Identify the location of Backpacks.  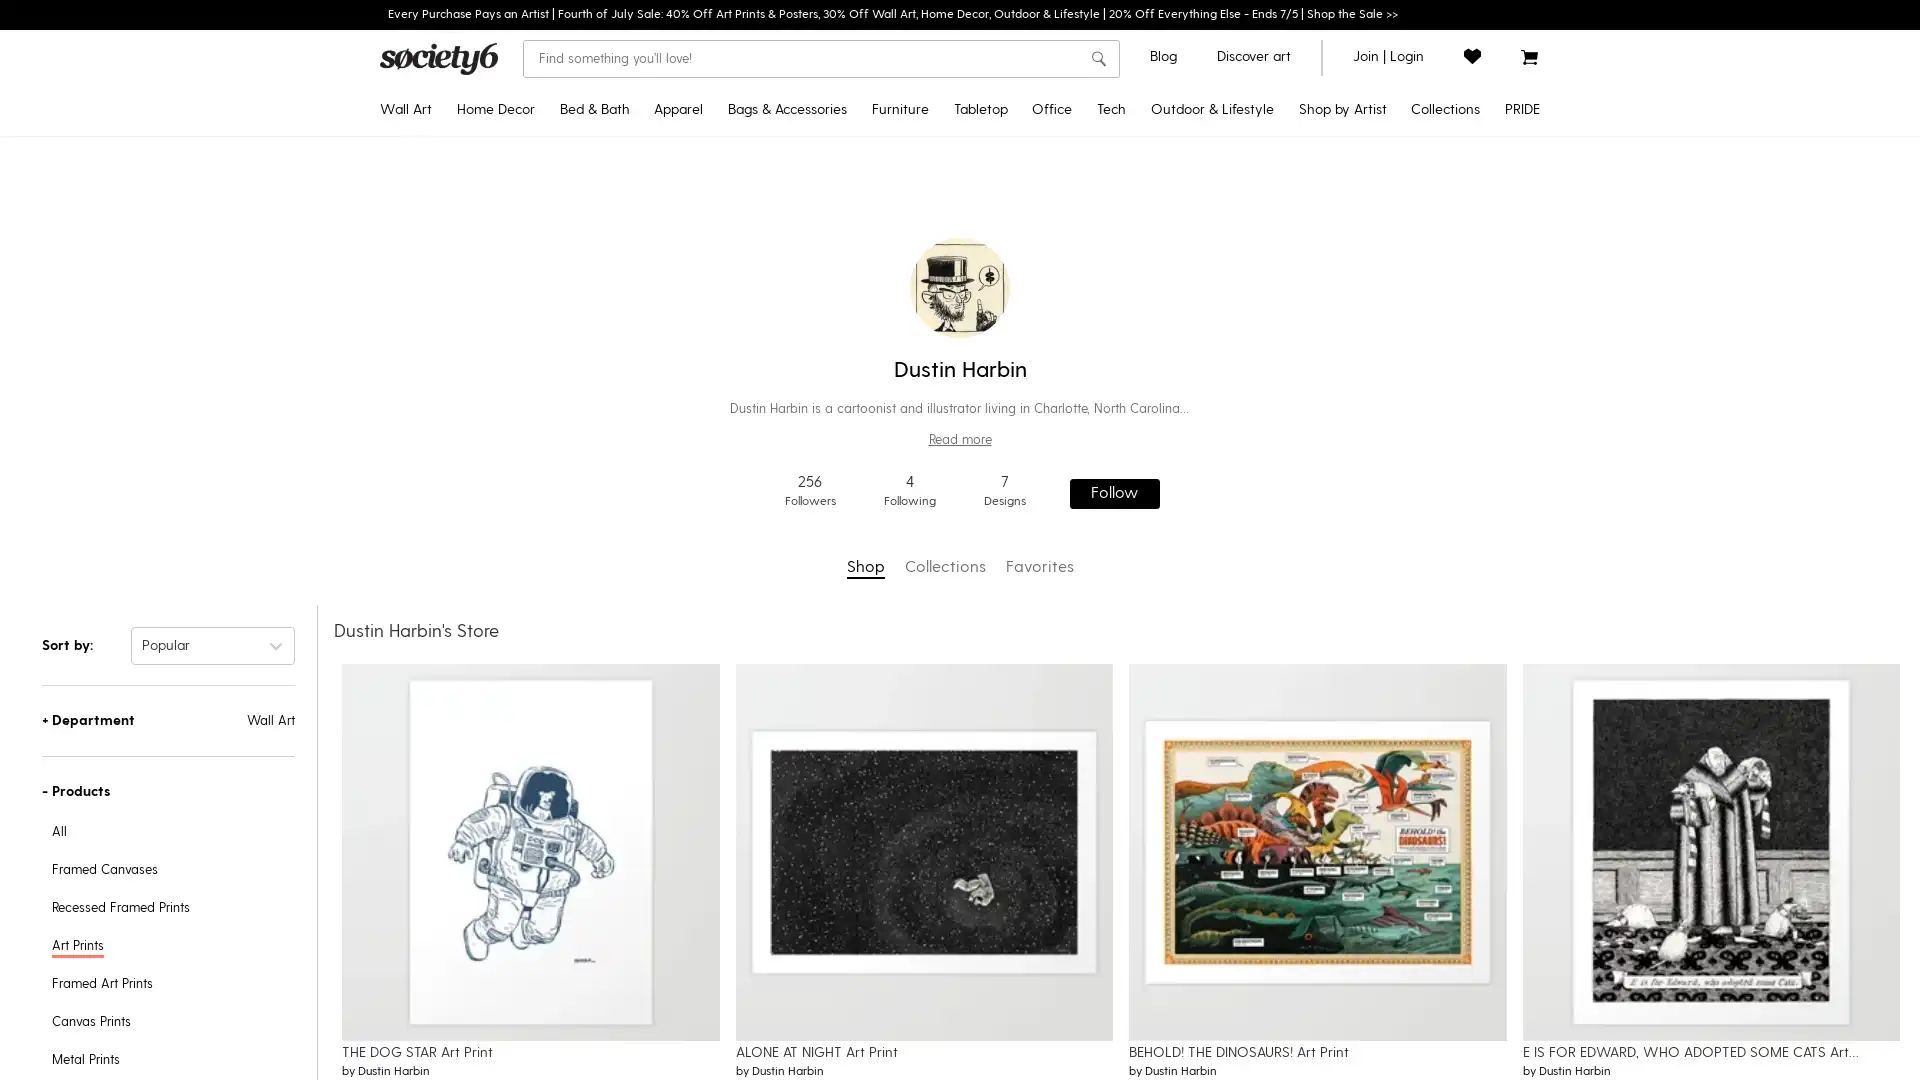
(801, 224).